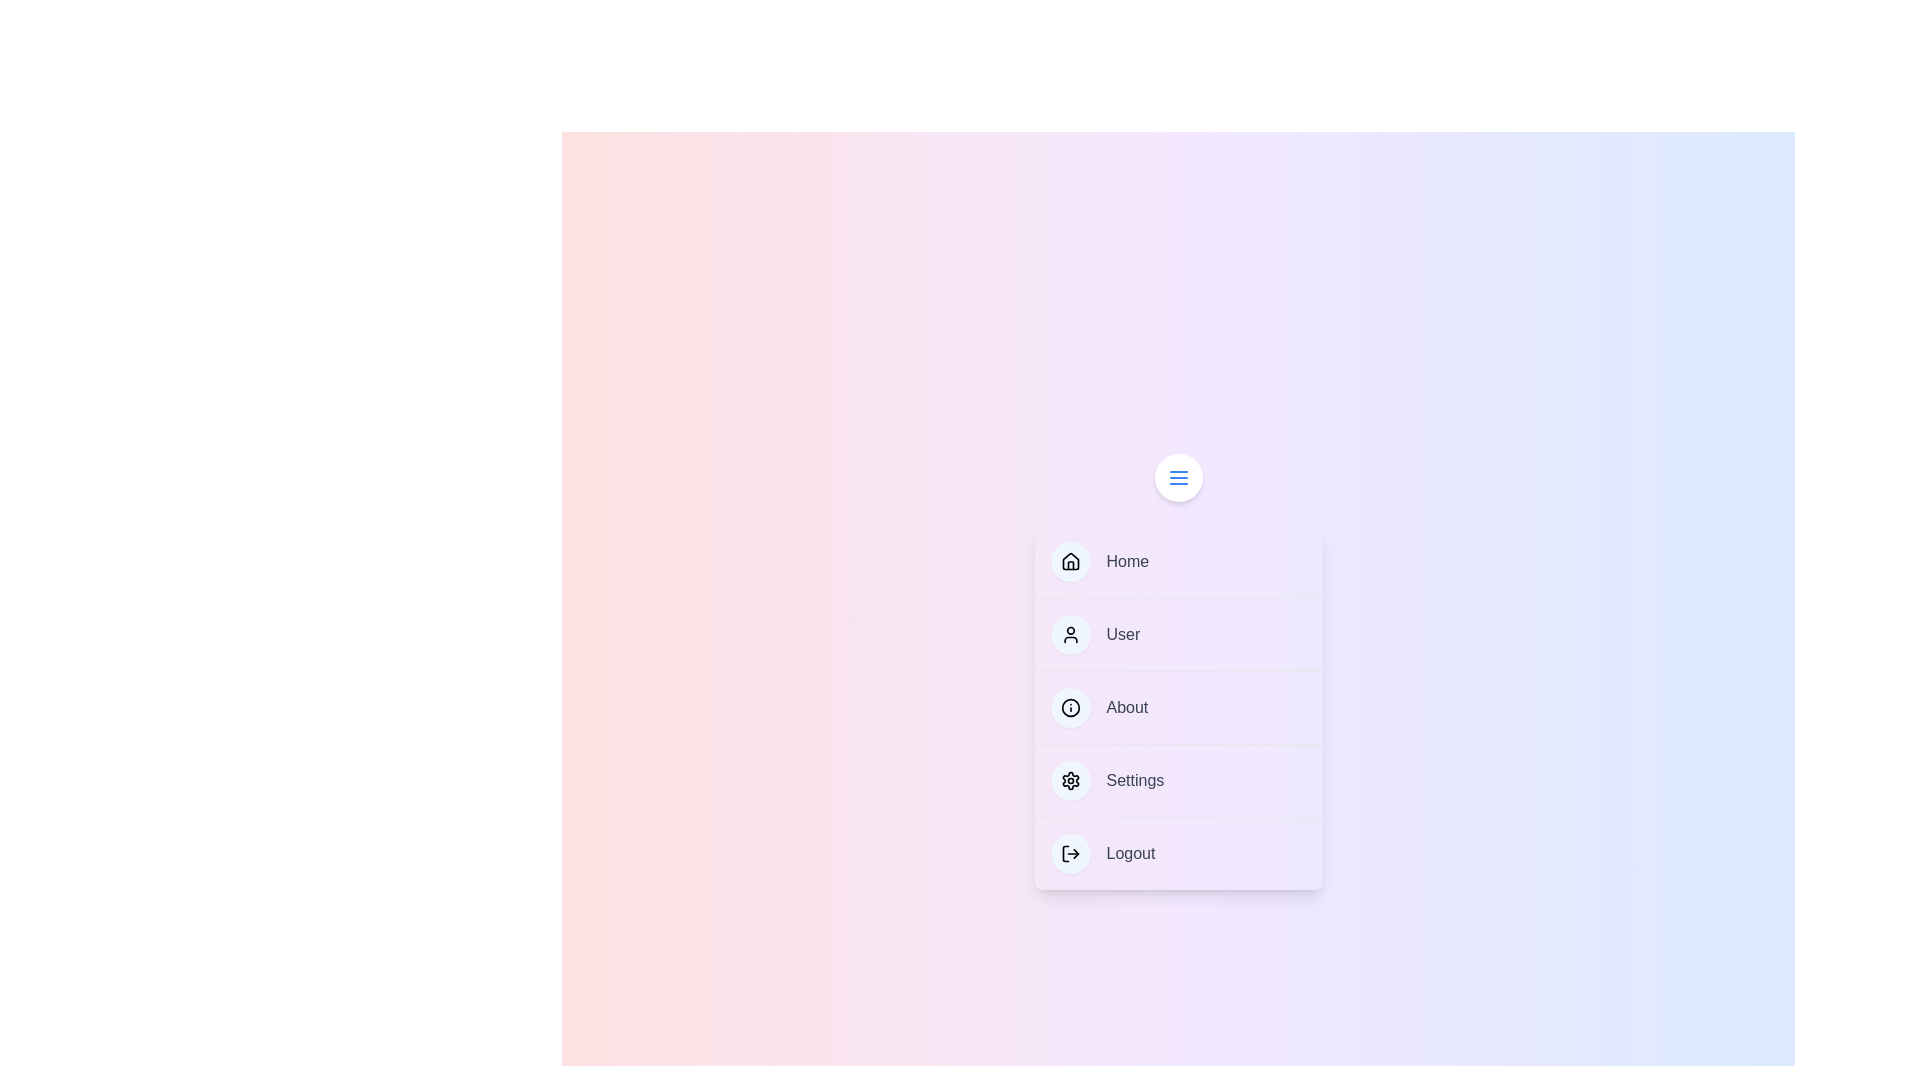 The image size is (1920, 1080). Describe the element at coordinates (1069, 779) in the screenshot. I see `the icon of the menu item labeled Settings` at that location.